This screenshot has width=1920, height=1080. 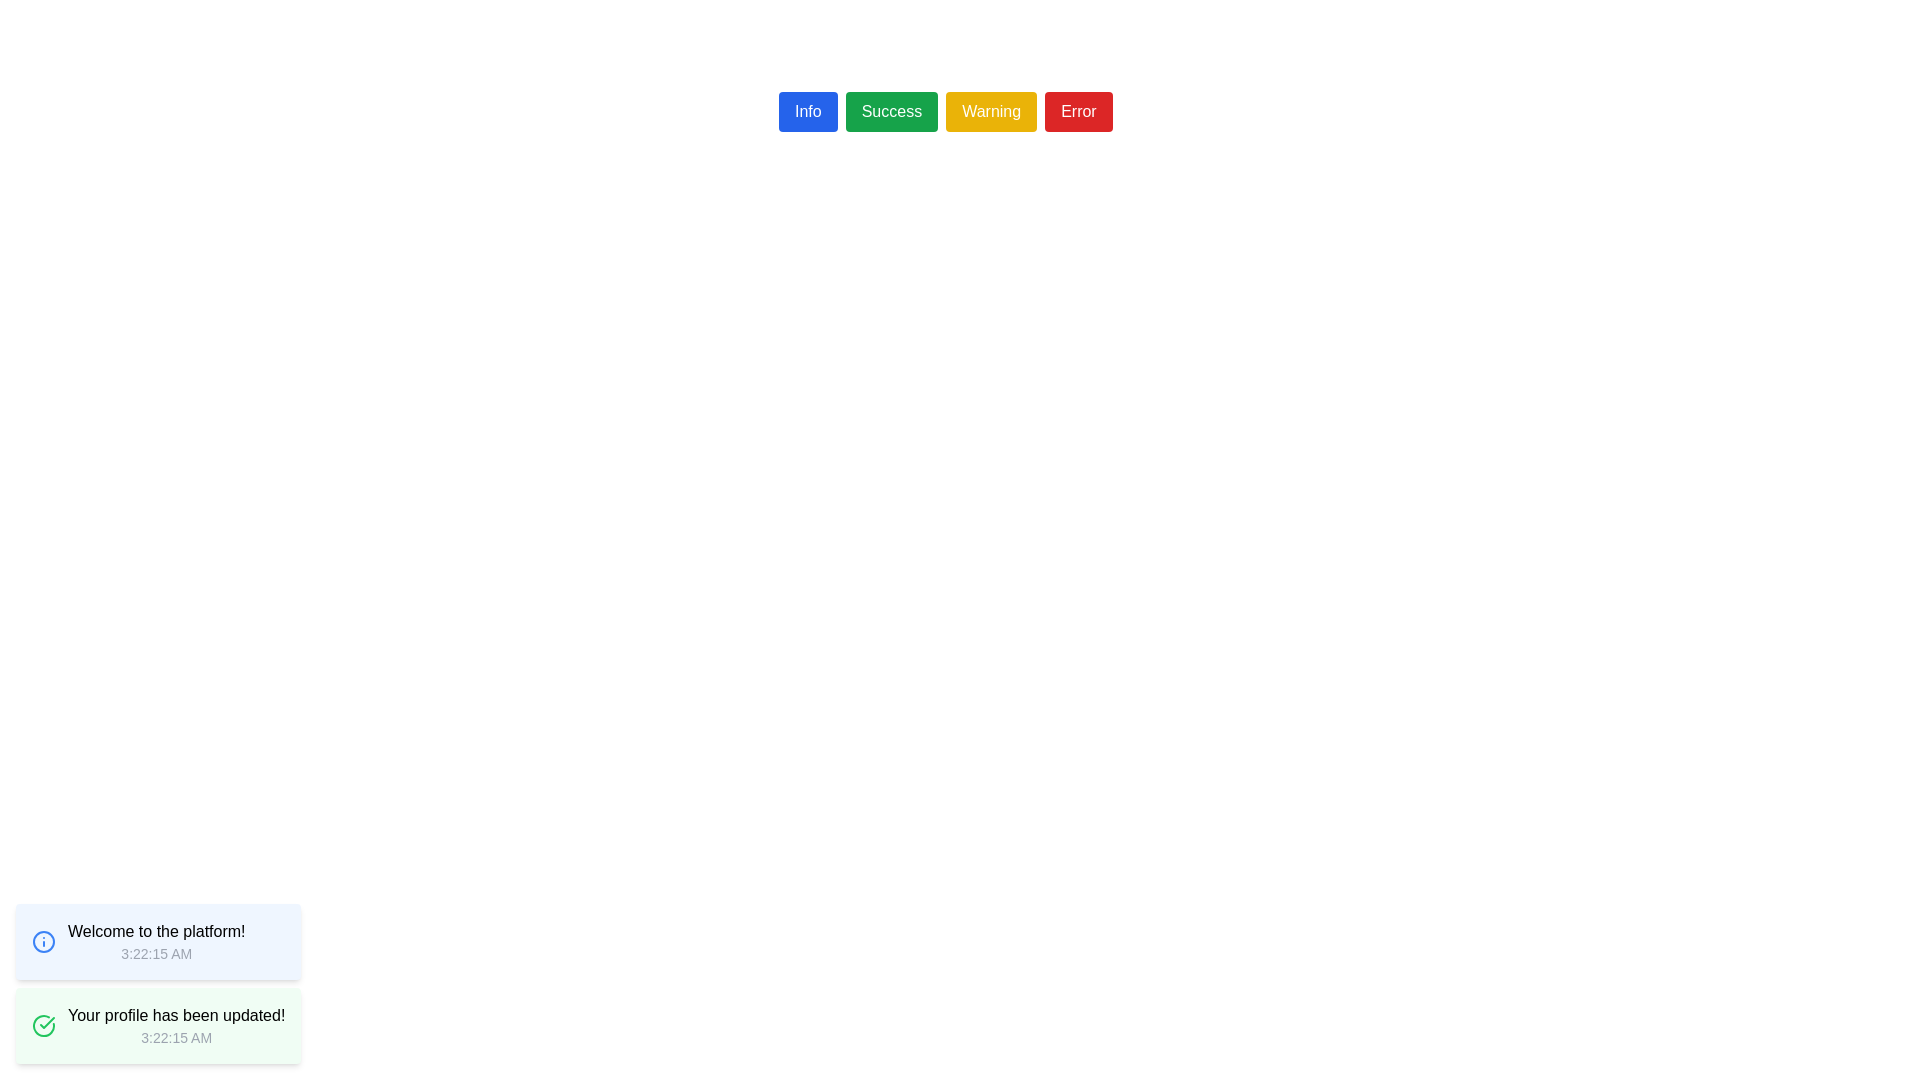 I want to click on the information icon represented by a blue circular border with a small 'i' in the center, located on the left side of the notification card that says 'Welcome to the platform!', so click(x=43, y=941).